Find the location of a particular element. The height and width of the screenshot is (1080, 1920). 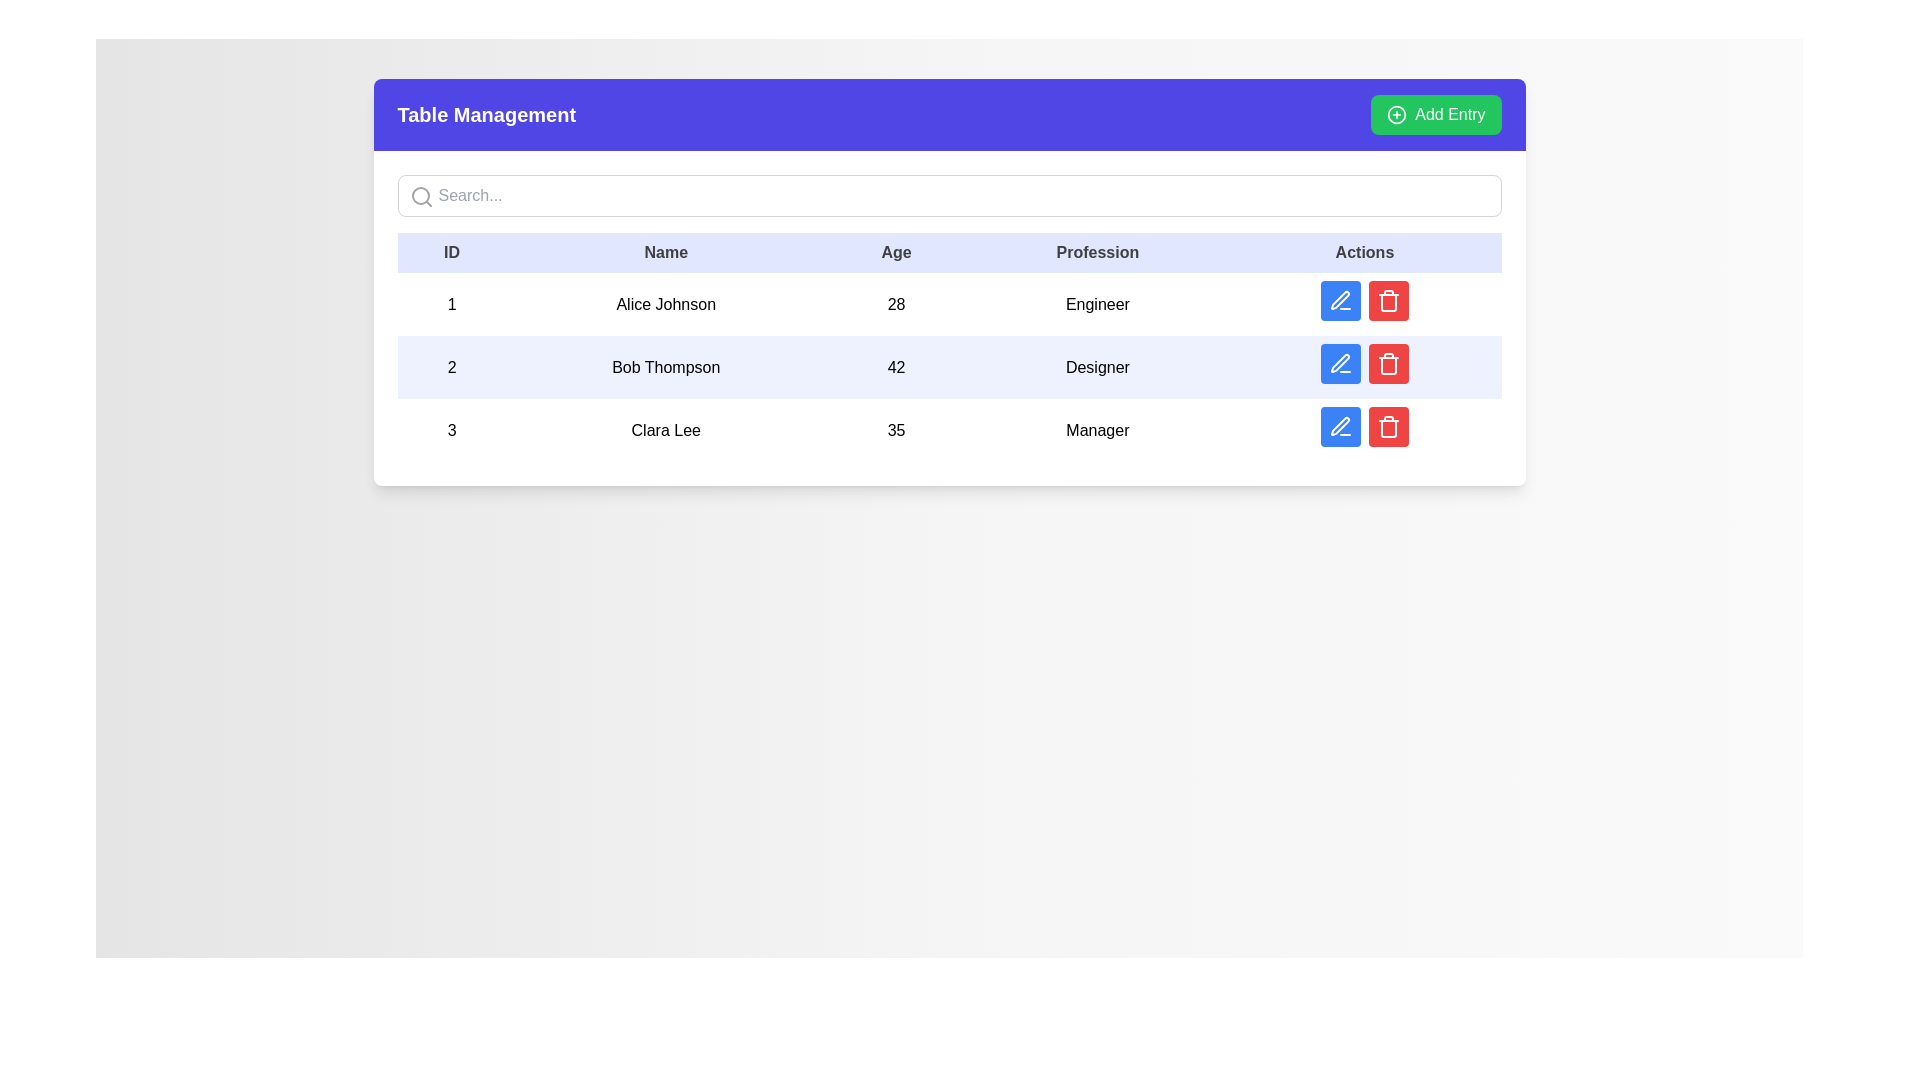

text from the table cell that displays the age of the individual in the third row for 'Clara Lee', located between the 'Name' and 'Profession' columns is located at coordinates (895, 429).